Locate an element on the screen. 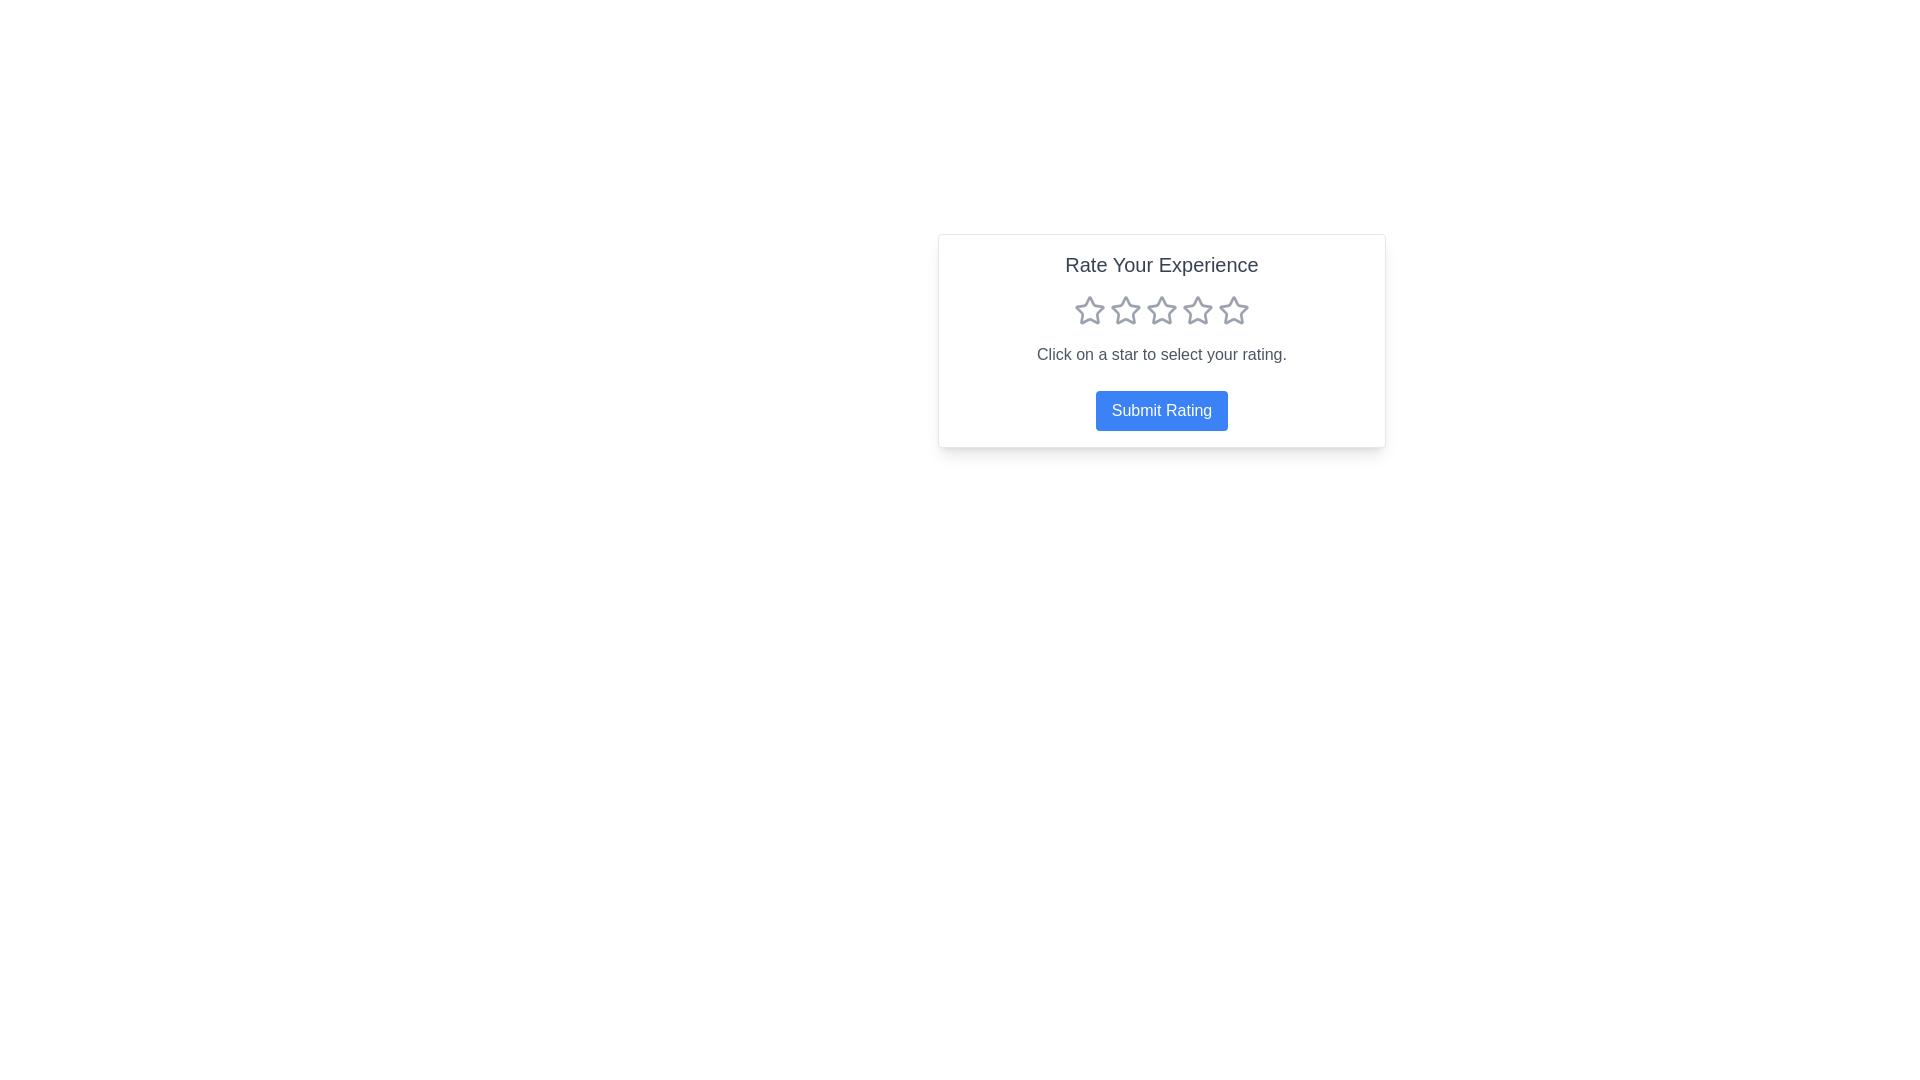 The width and height of the screenshot is (1920, 1080). one of the hollow star-shaped icons in the 'Rate Your Experience' card to provide a rating is located at coordinates (1161, 339).